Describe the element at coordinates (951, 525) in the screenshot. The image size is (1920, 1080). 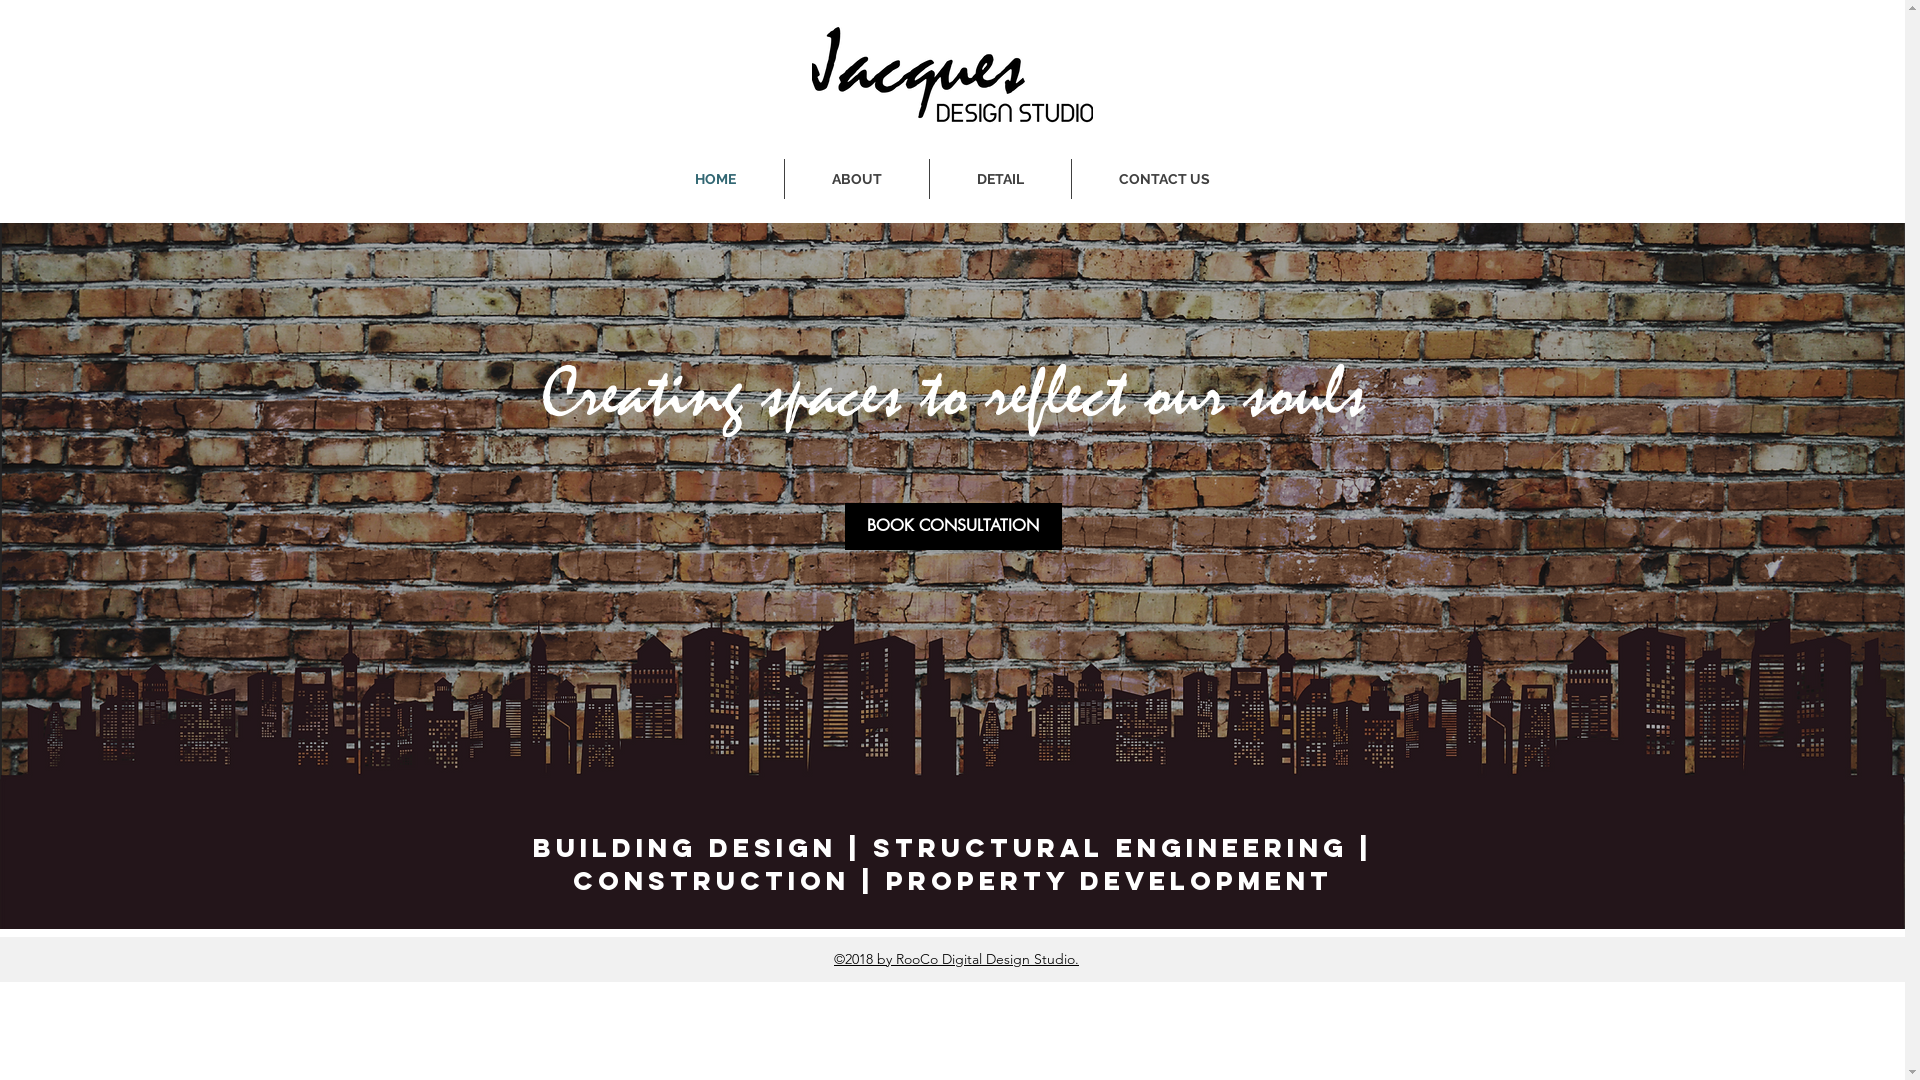
I see `'BOOK CONSULTATION'` at that location.